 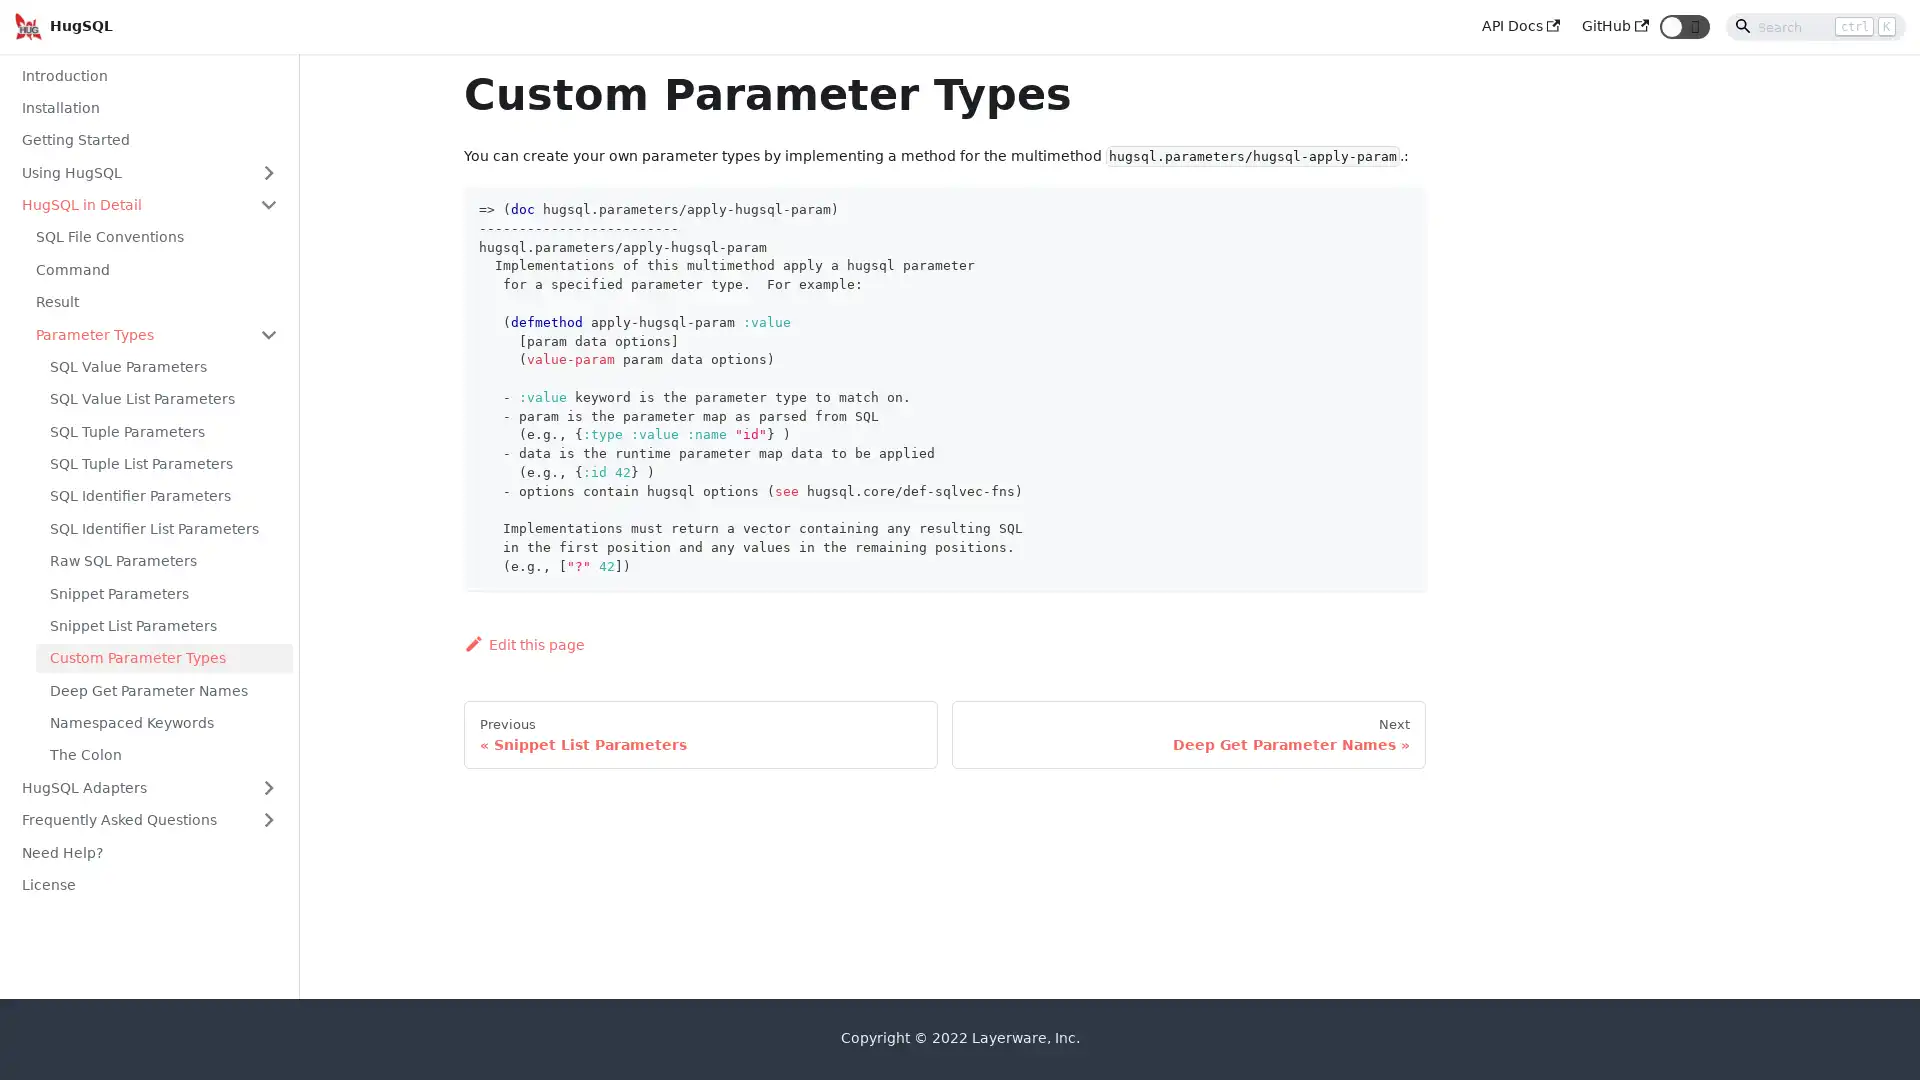 I want to click on Toggle the collapsible sidebar category 'Using HugSQL', so click(x=267, y=171).